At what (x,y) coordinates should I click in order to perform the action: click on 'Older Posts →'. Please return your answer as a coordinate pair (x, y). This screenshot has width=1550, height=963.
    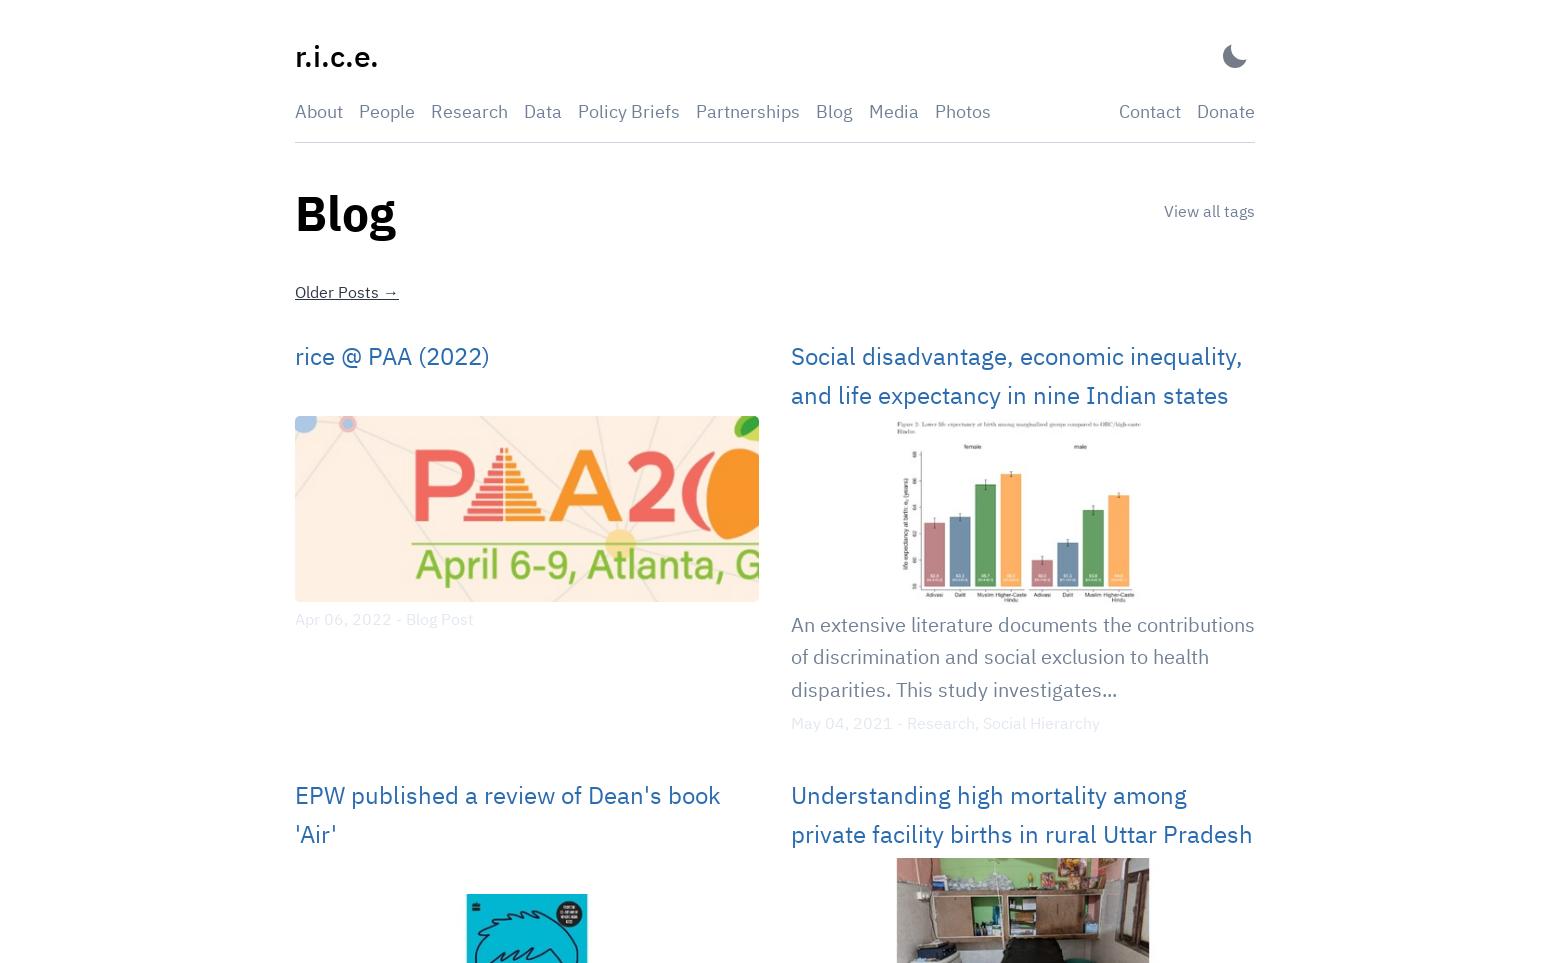
    Looking at the image, I should click on (346, 290).